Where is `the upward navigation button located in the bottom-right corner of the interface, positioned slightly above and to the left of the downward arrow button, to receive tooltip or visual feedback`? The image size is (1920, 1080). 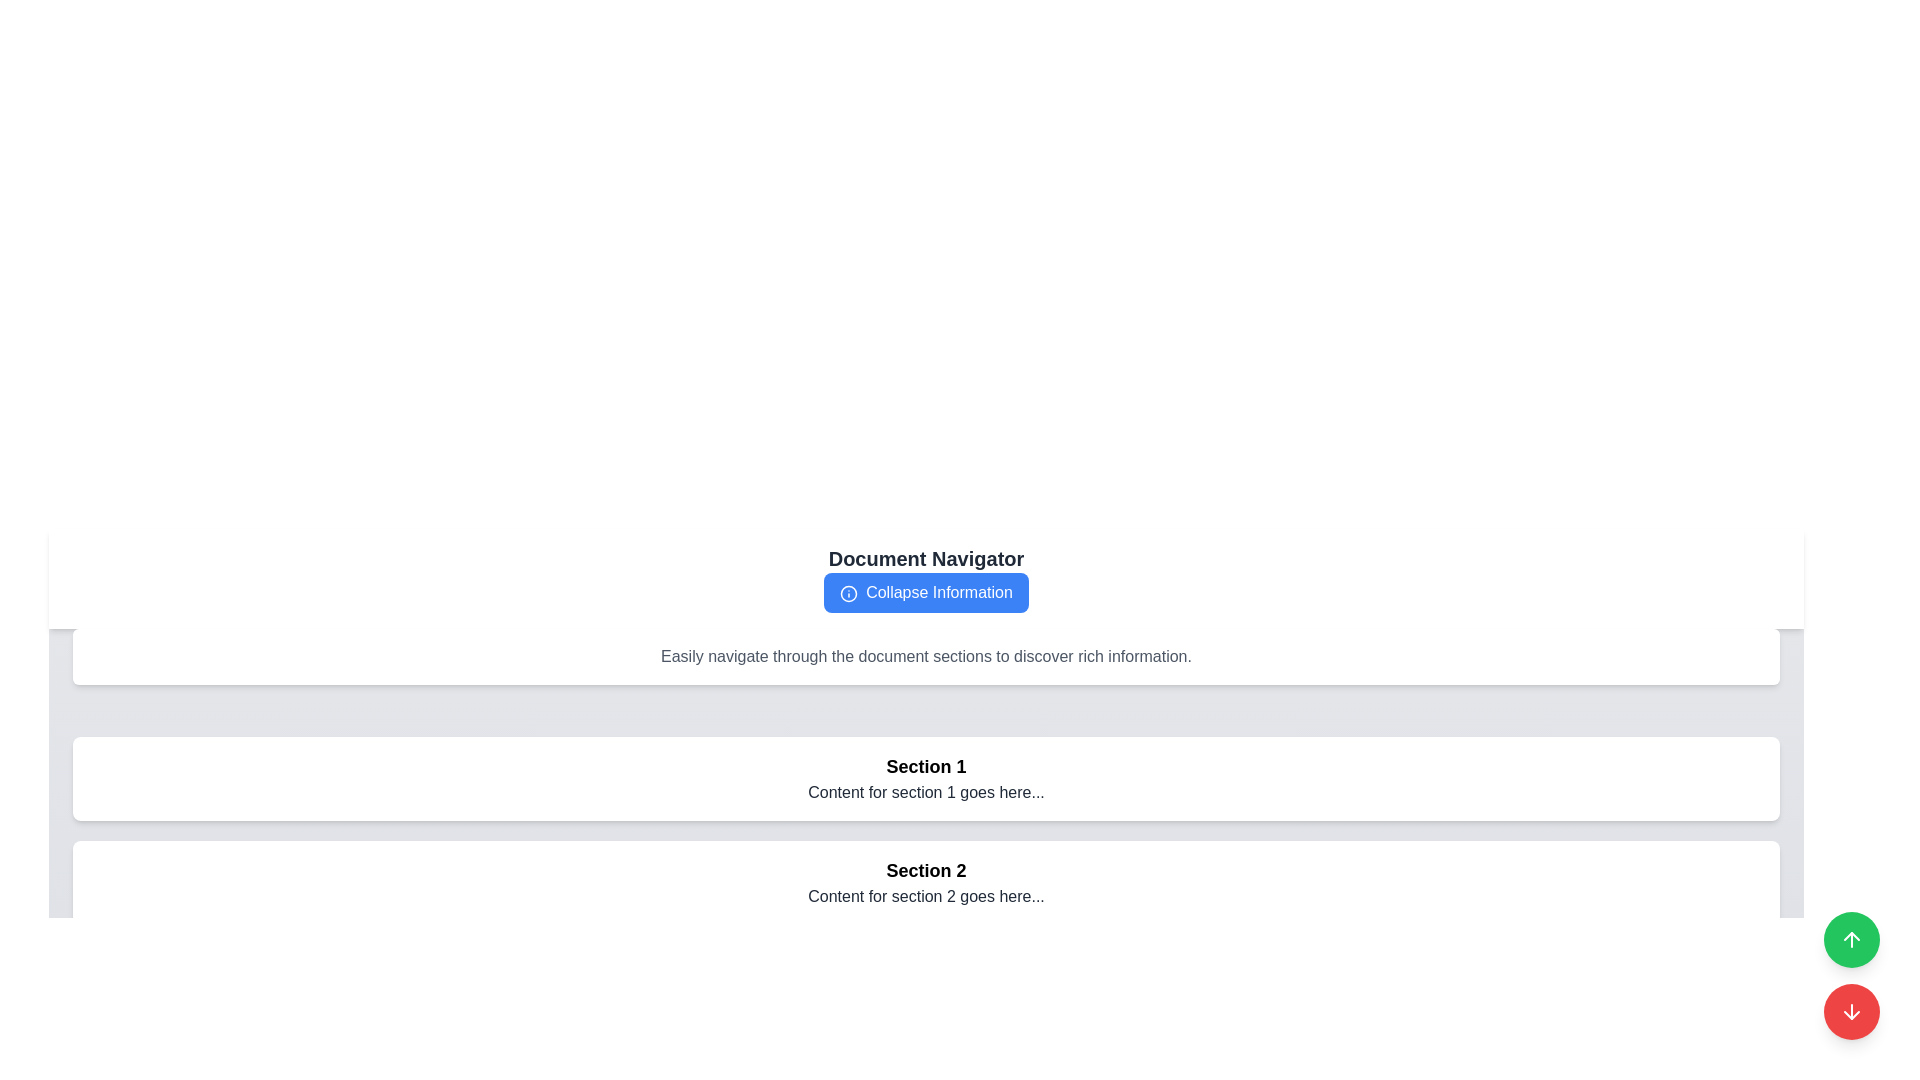
the upward navigation button located in the bottom-right corner of the interface, positioned slightly above and to the left of the downward arrow button, to receive tooltip or visual feedback is located at coordinates (1851, 940).